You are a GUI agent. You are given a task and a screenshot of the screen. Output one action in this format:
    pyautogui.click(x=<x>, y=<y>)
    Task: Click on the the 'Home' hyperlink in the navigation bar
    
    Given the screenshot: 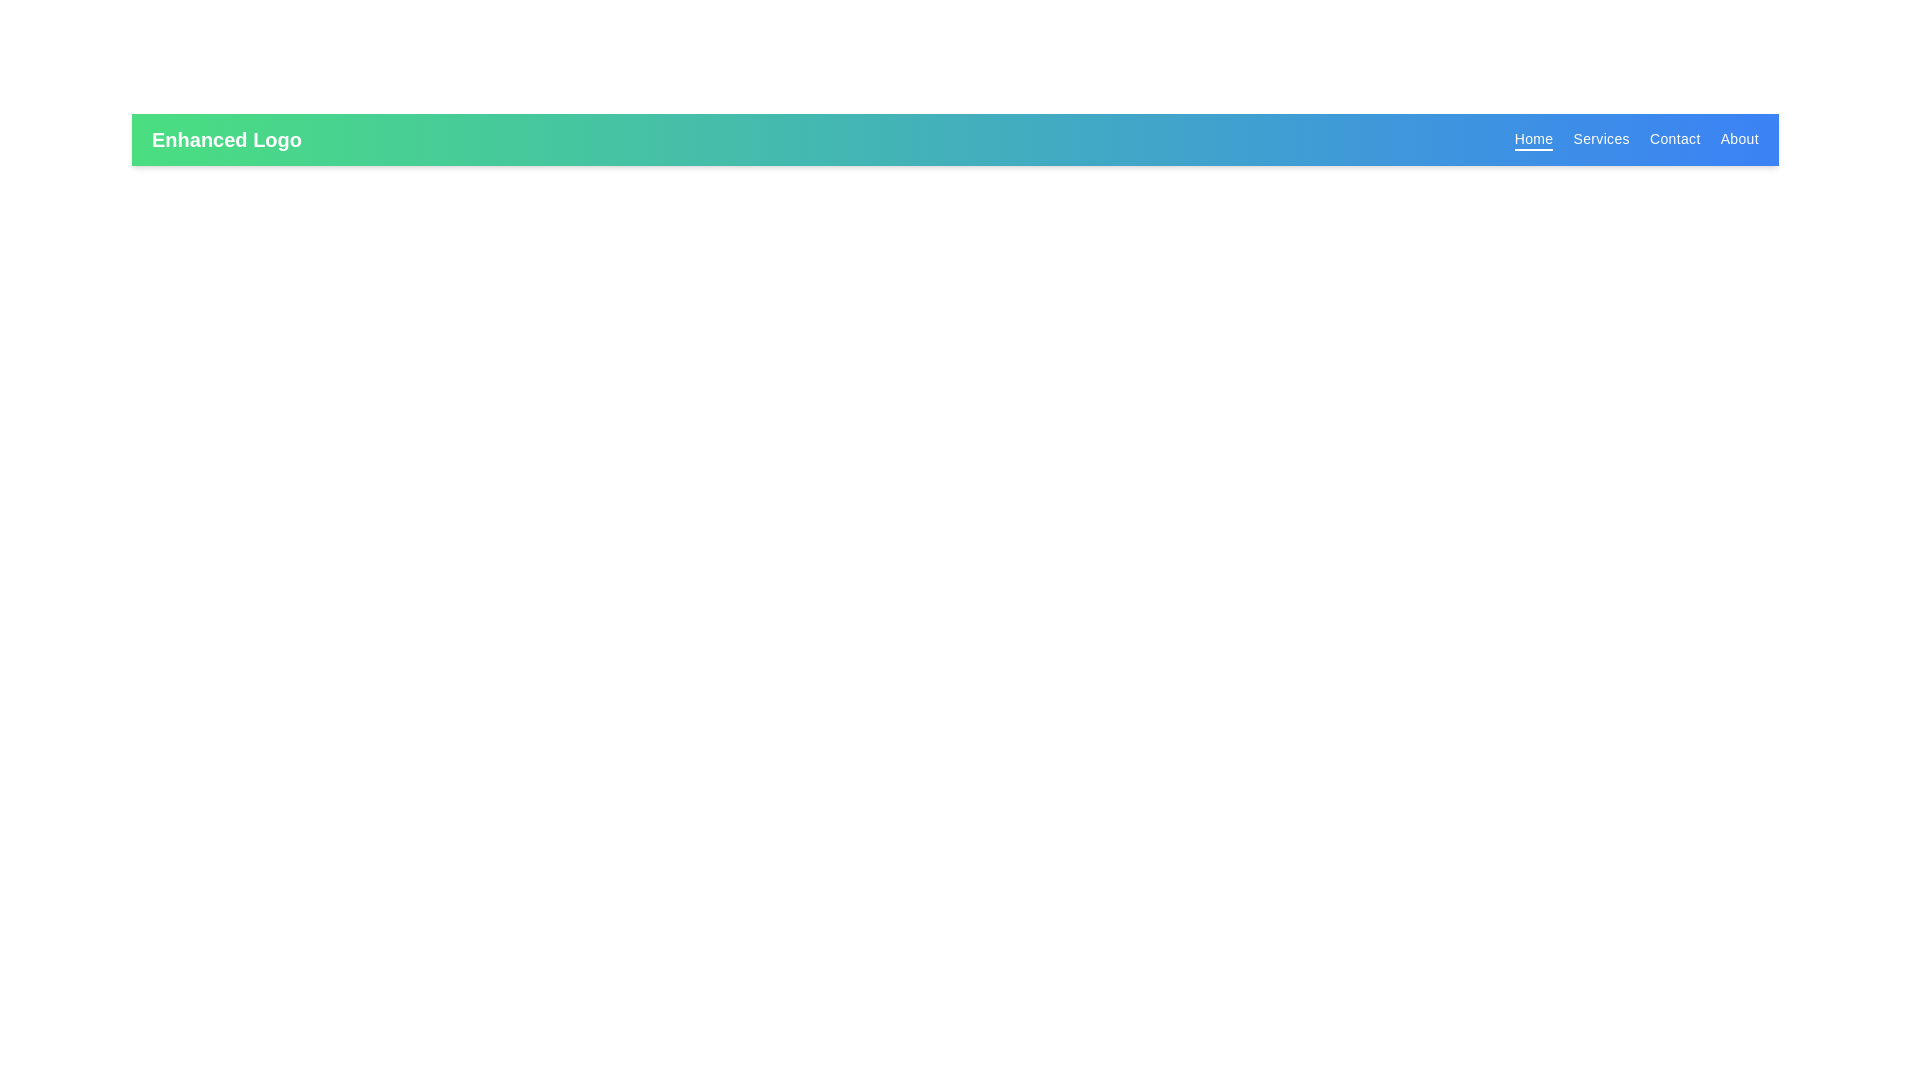 What is the action you would take?
    pyautogui.click(x=1533, y=138)
    